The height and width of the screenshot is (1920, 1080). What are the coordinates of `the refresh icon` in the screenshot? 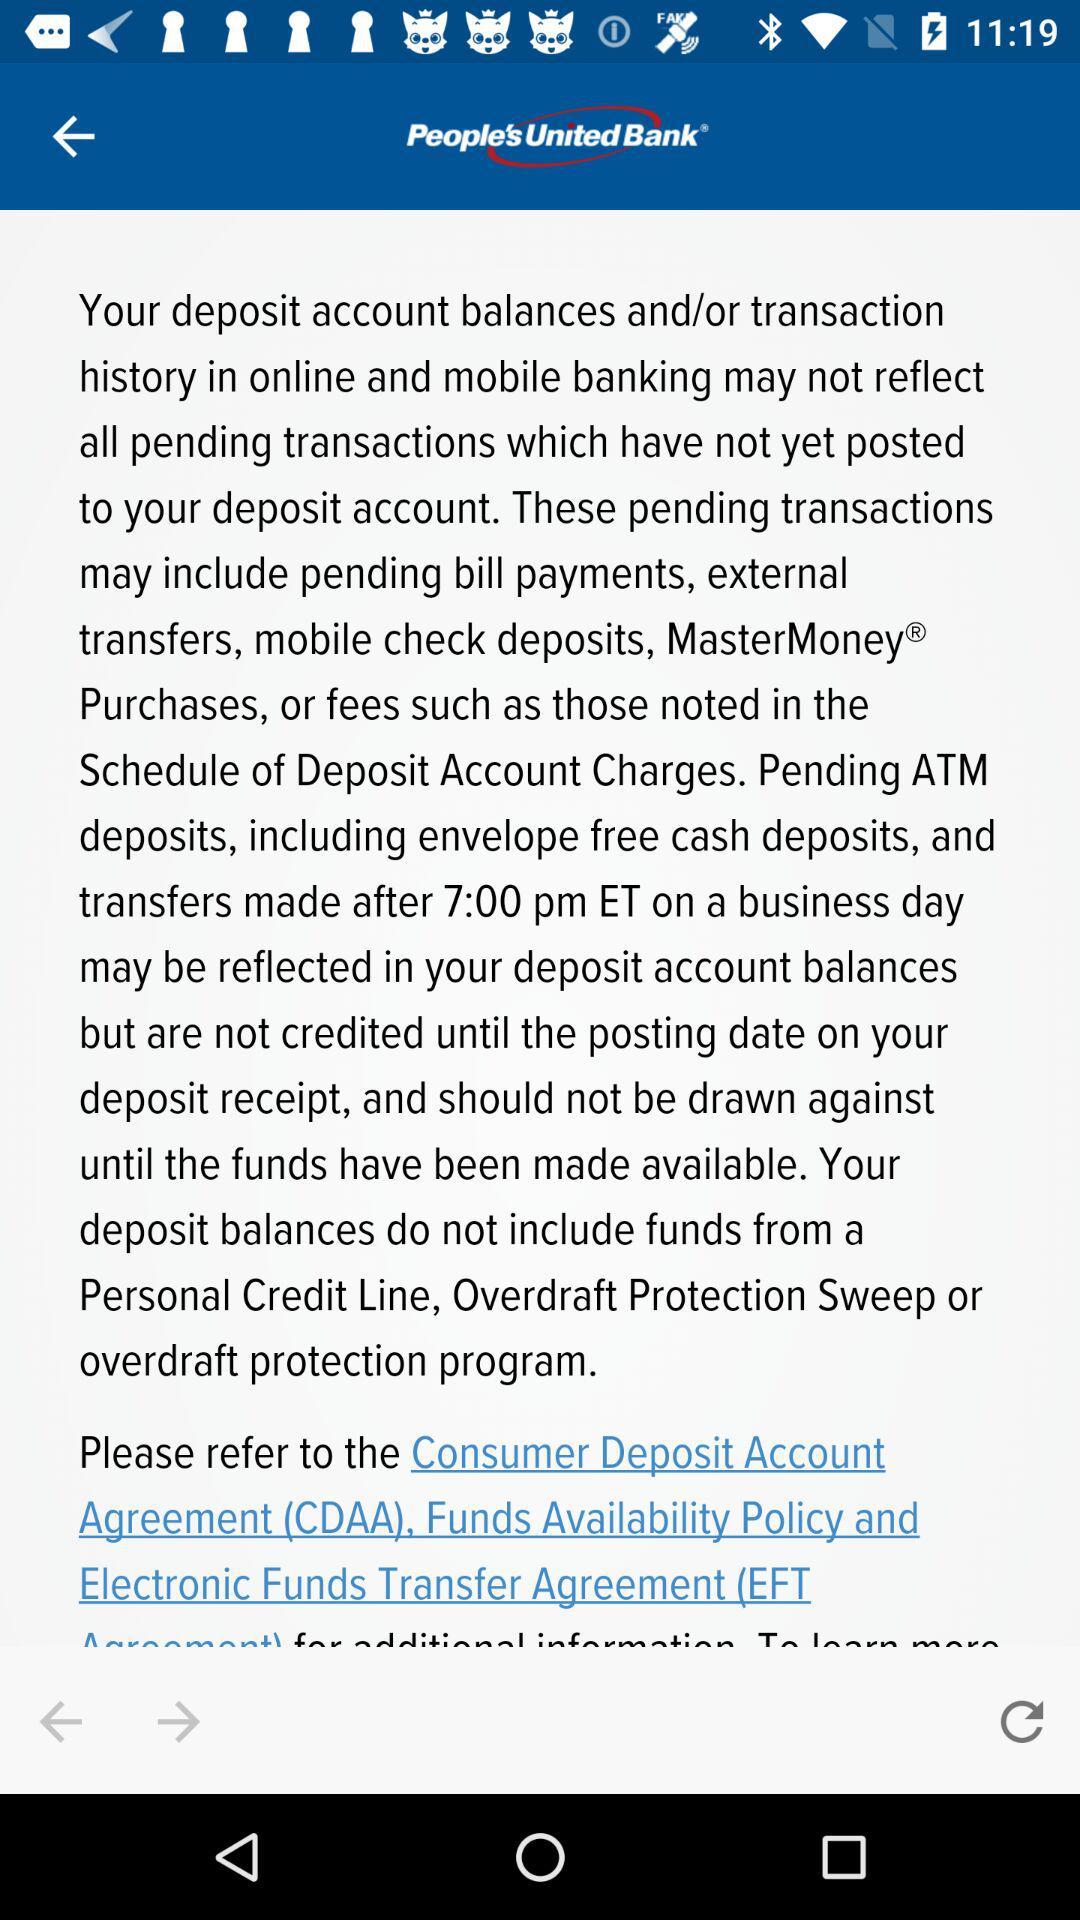 It's located at (1020, 1719).